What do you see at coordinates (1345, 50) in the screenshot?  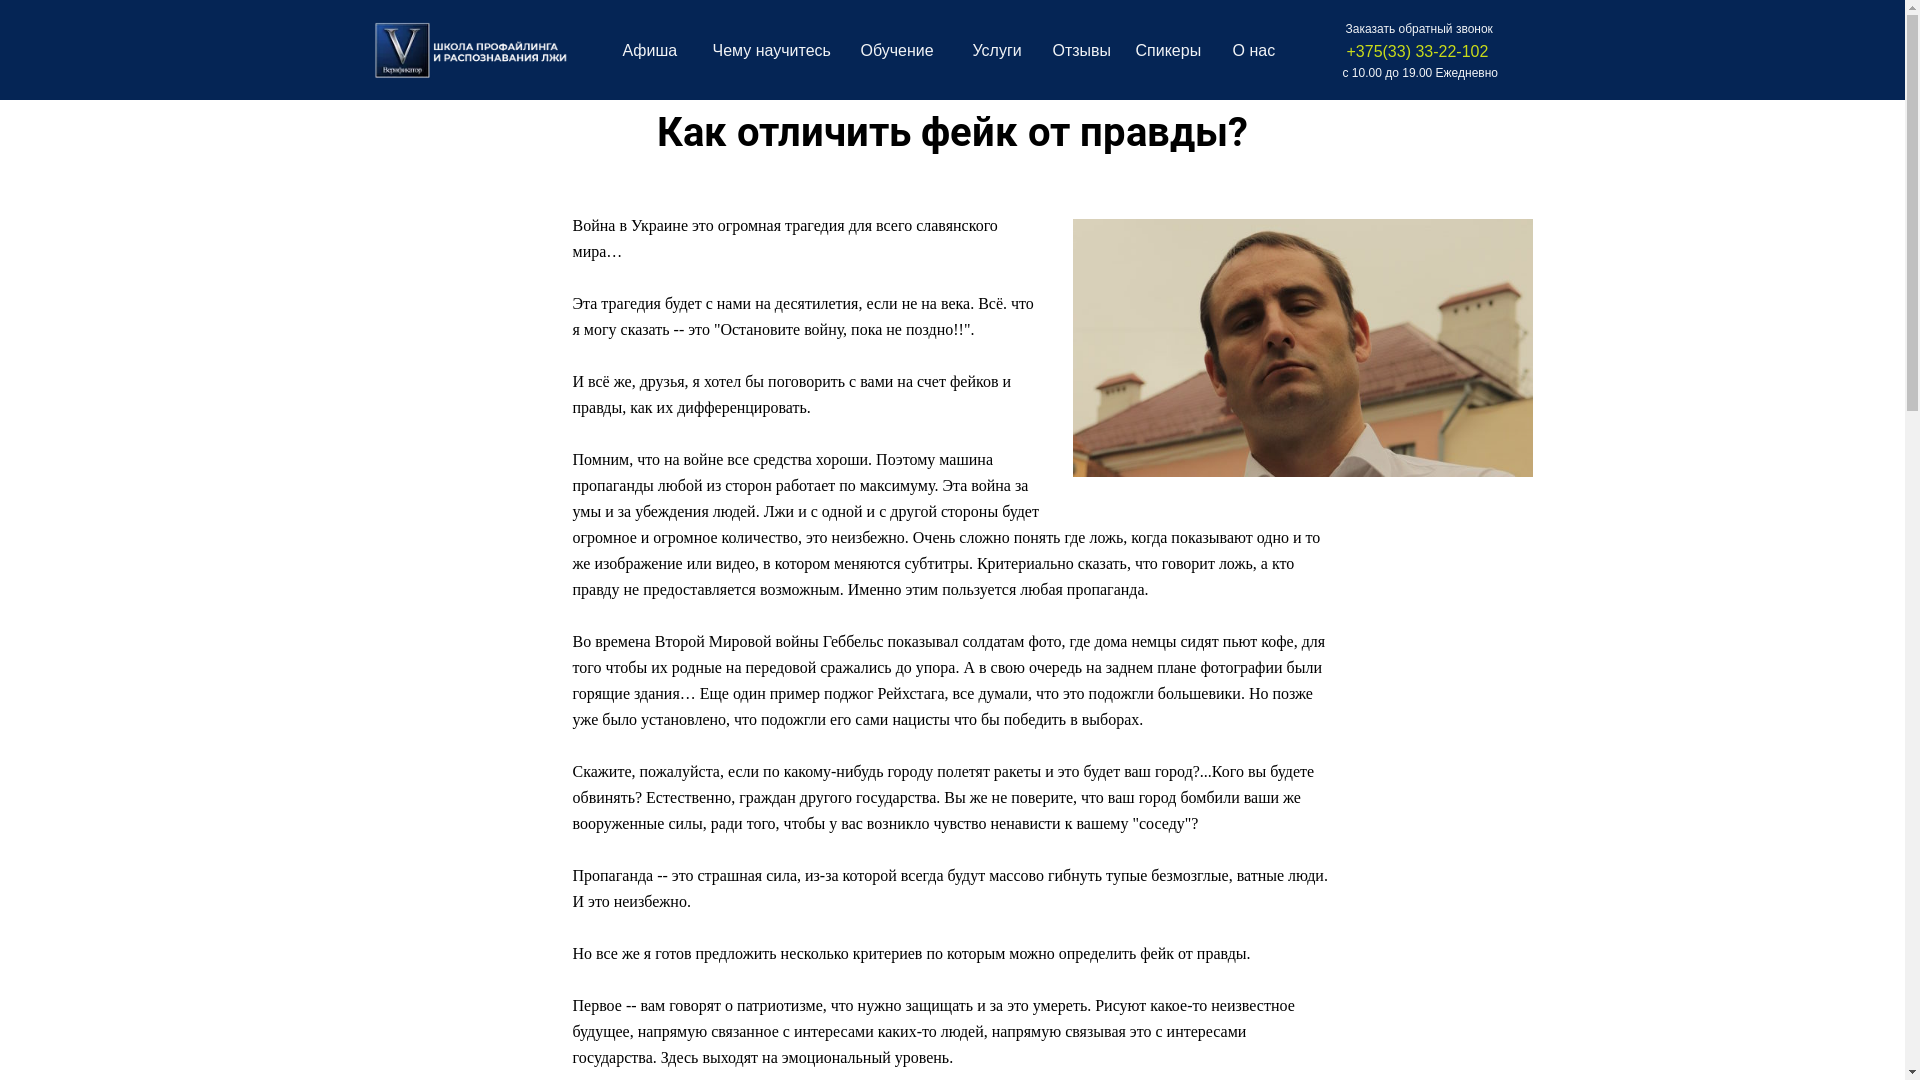 I see `'+375(33) 33-22-102'` at bounding box center [1345, 50].